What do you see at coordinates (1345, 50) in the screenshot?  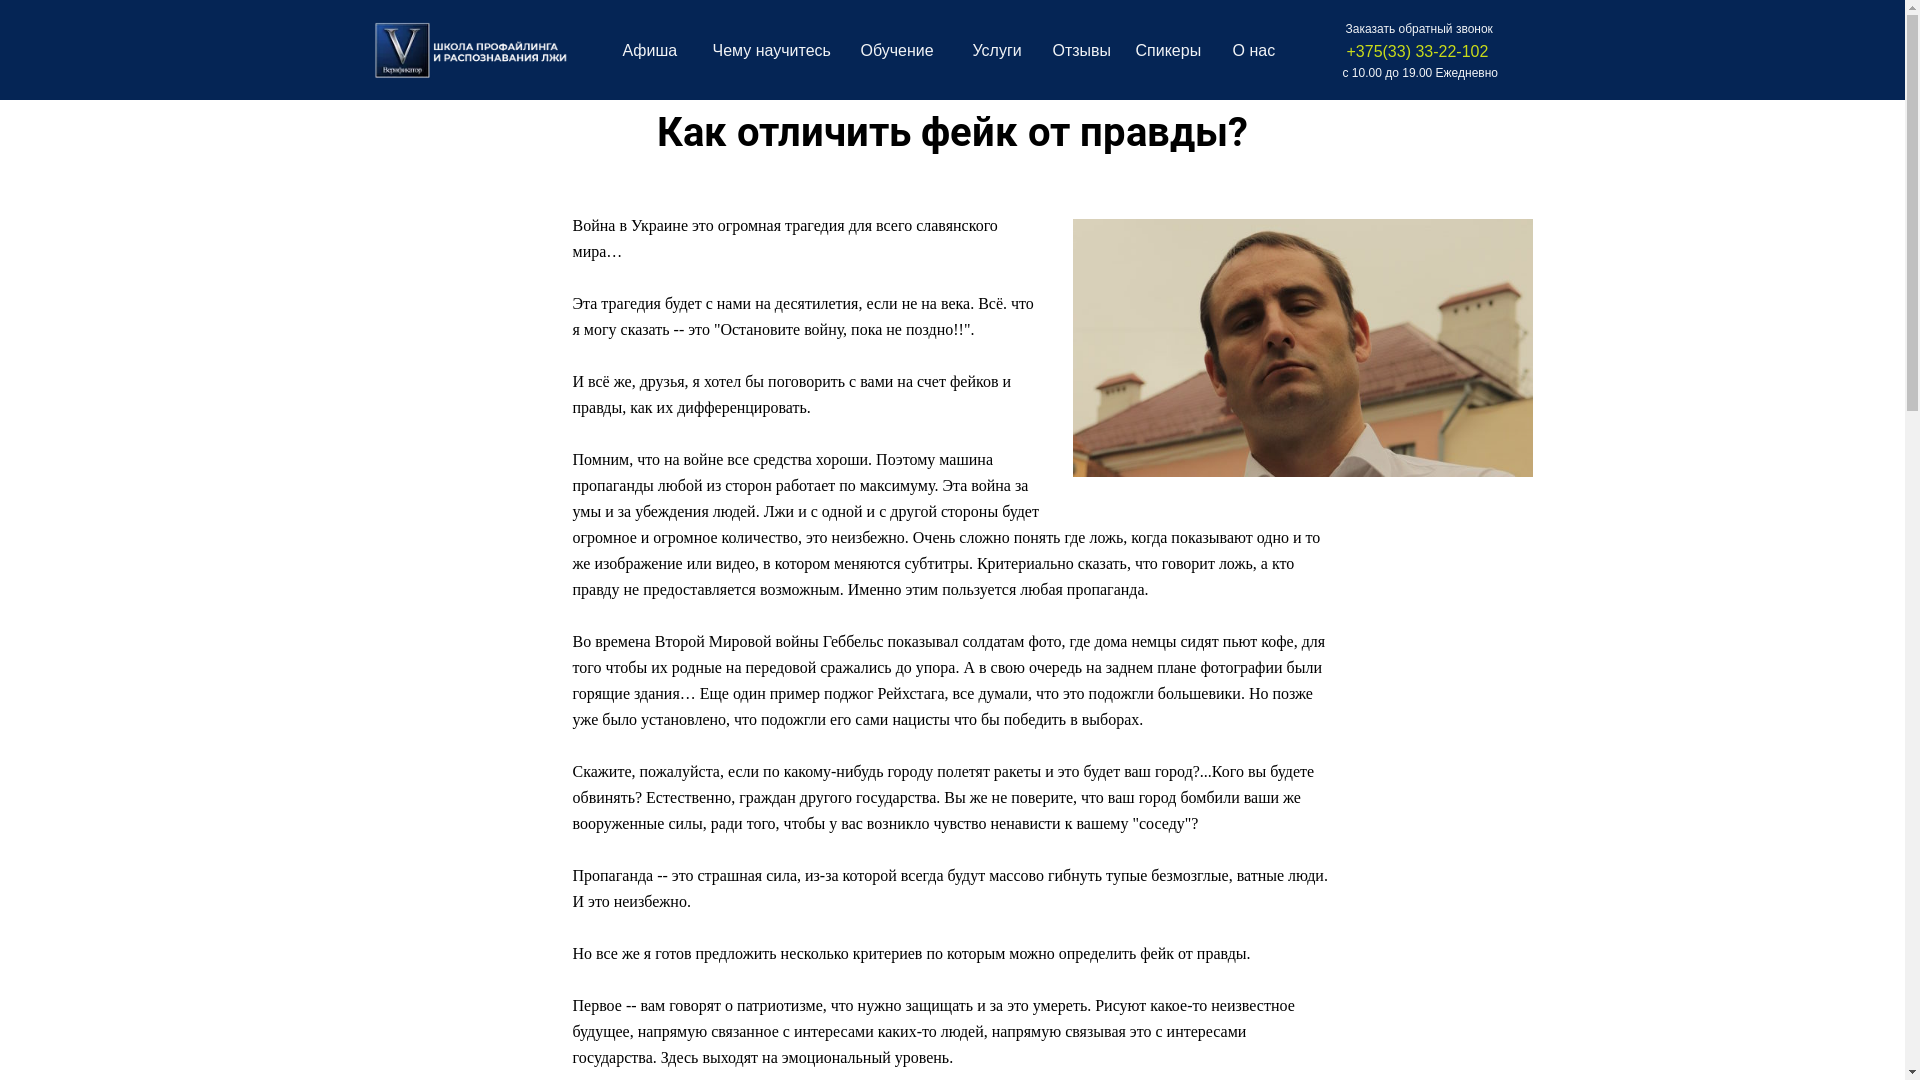 I see `'+375(33) 33-22-102'` at bounding box center [1345, 50].